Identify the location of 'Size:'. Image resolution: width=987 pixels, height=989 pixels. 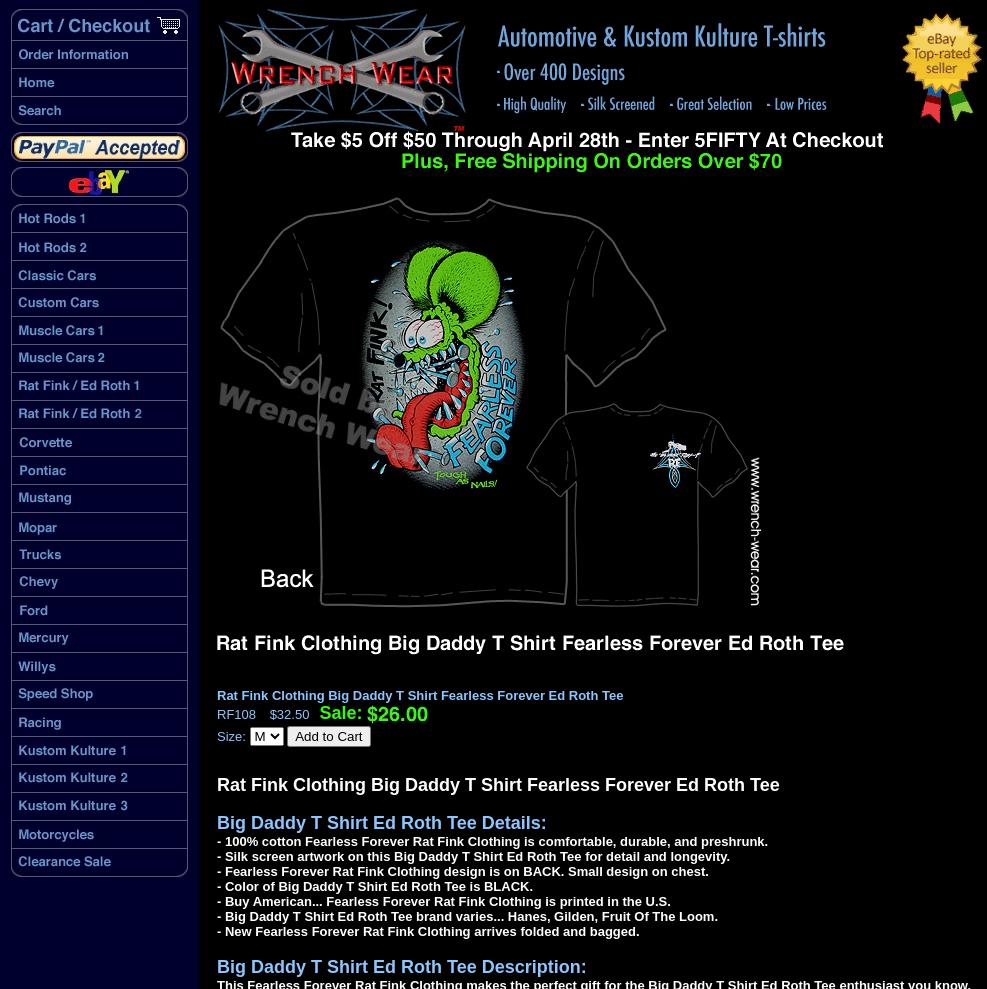
(217, 736).